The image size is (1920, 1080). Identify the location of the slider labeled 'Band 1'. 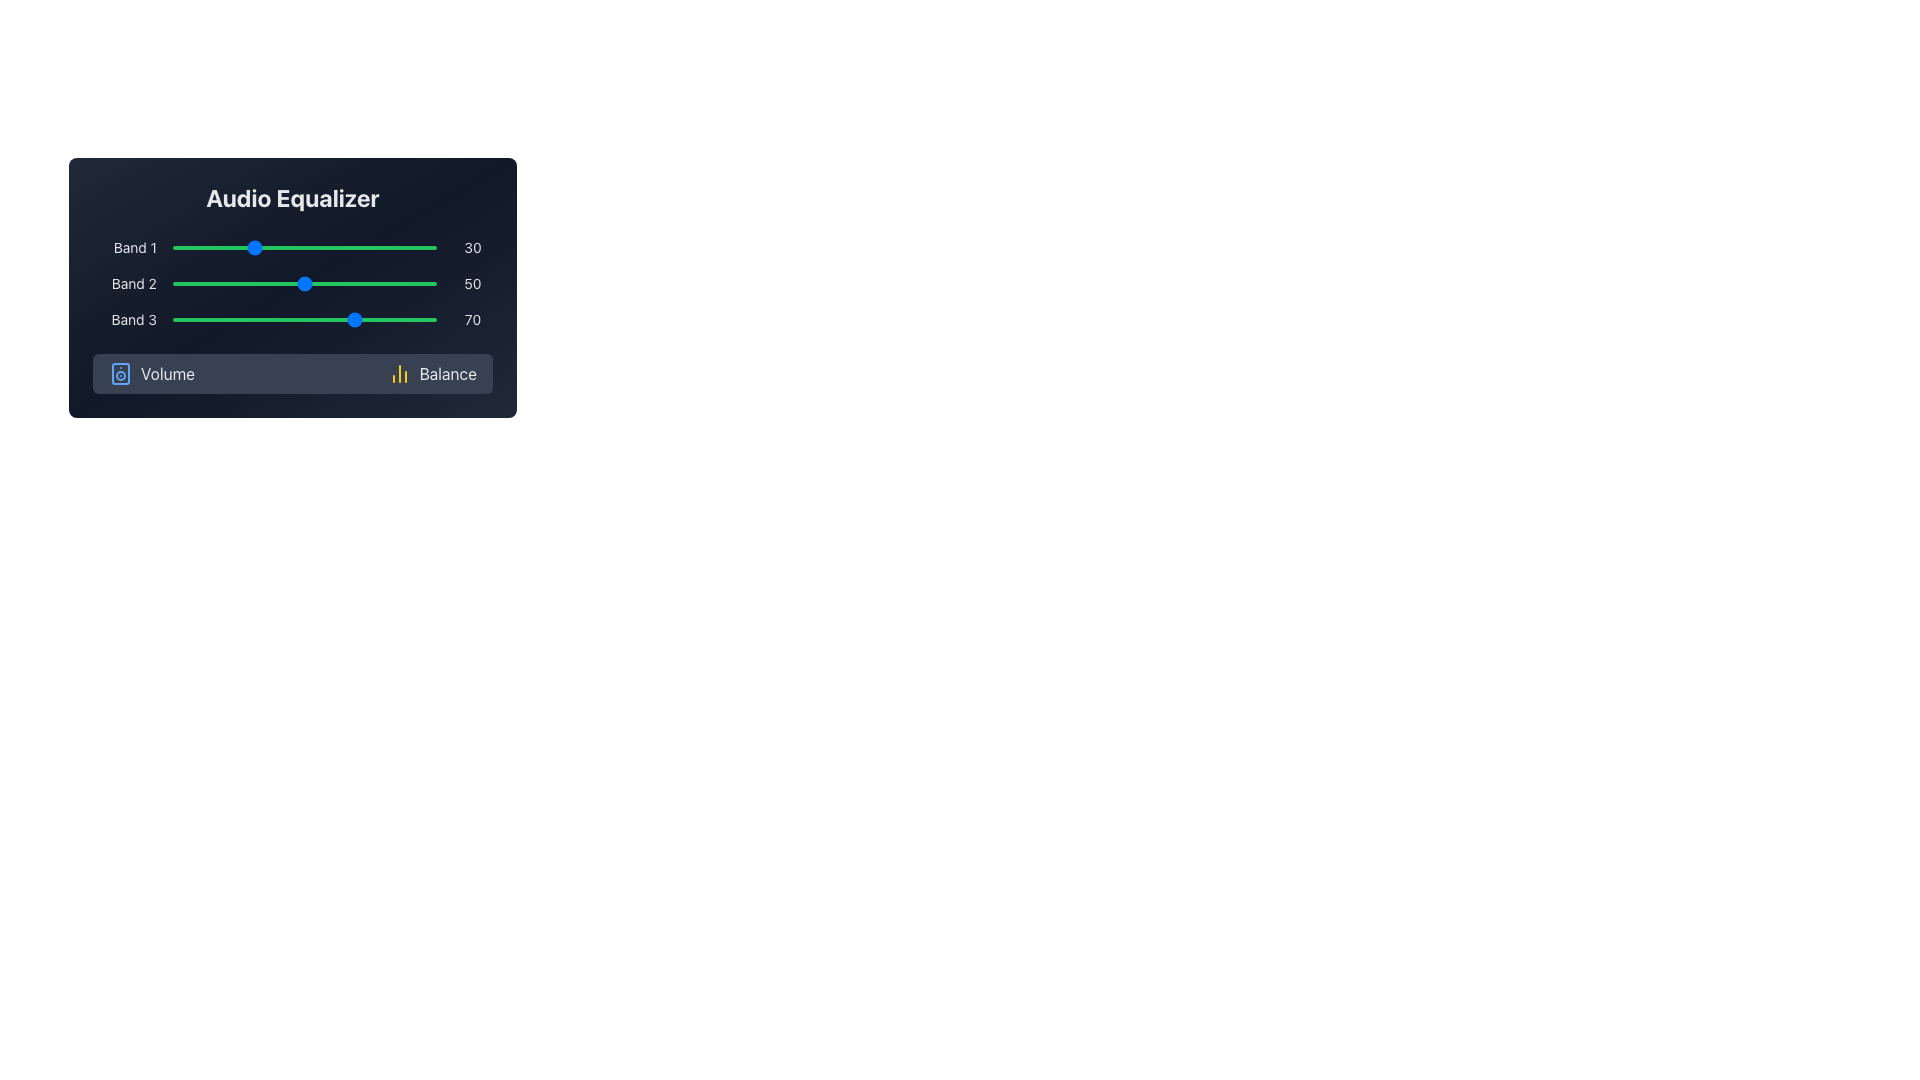
(352, 246).